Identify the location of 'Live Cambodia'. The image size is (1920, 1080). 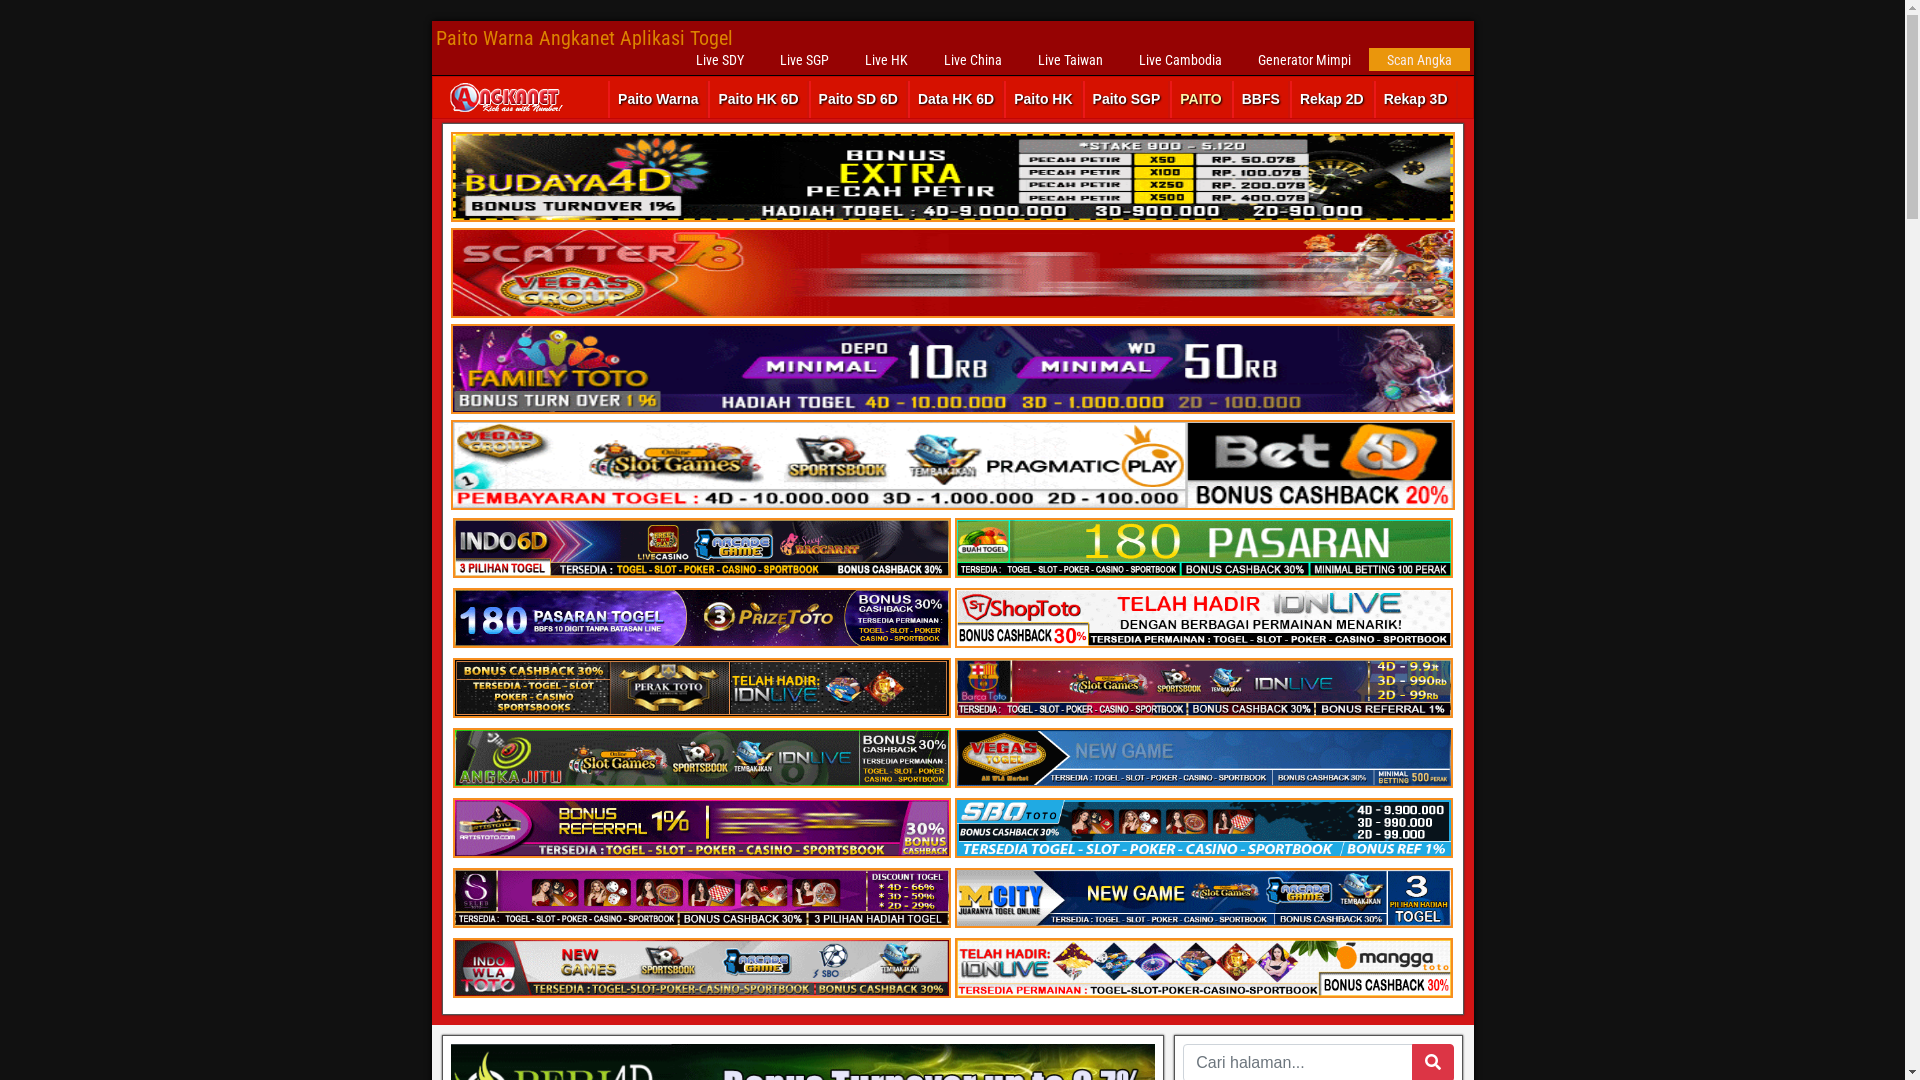
(1179, 59).